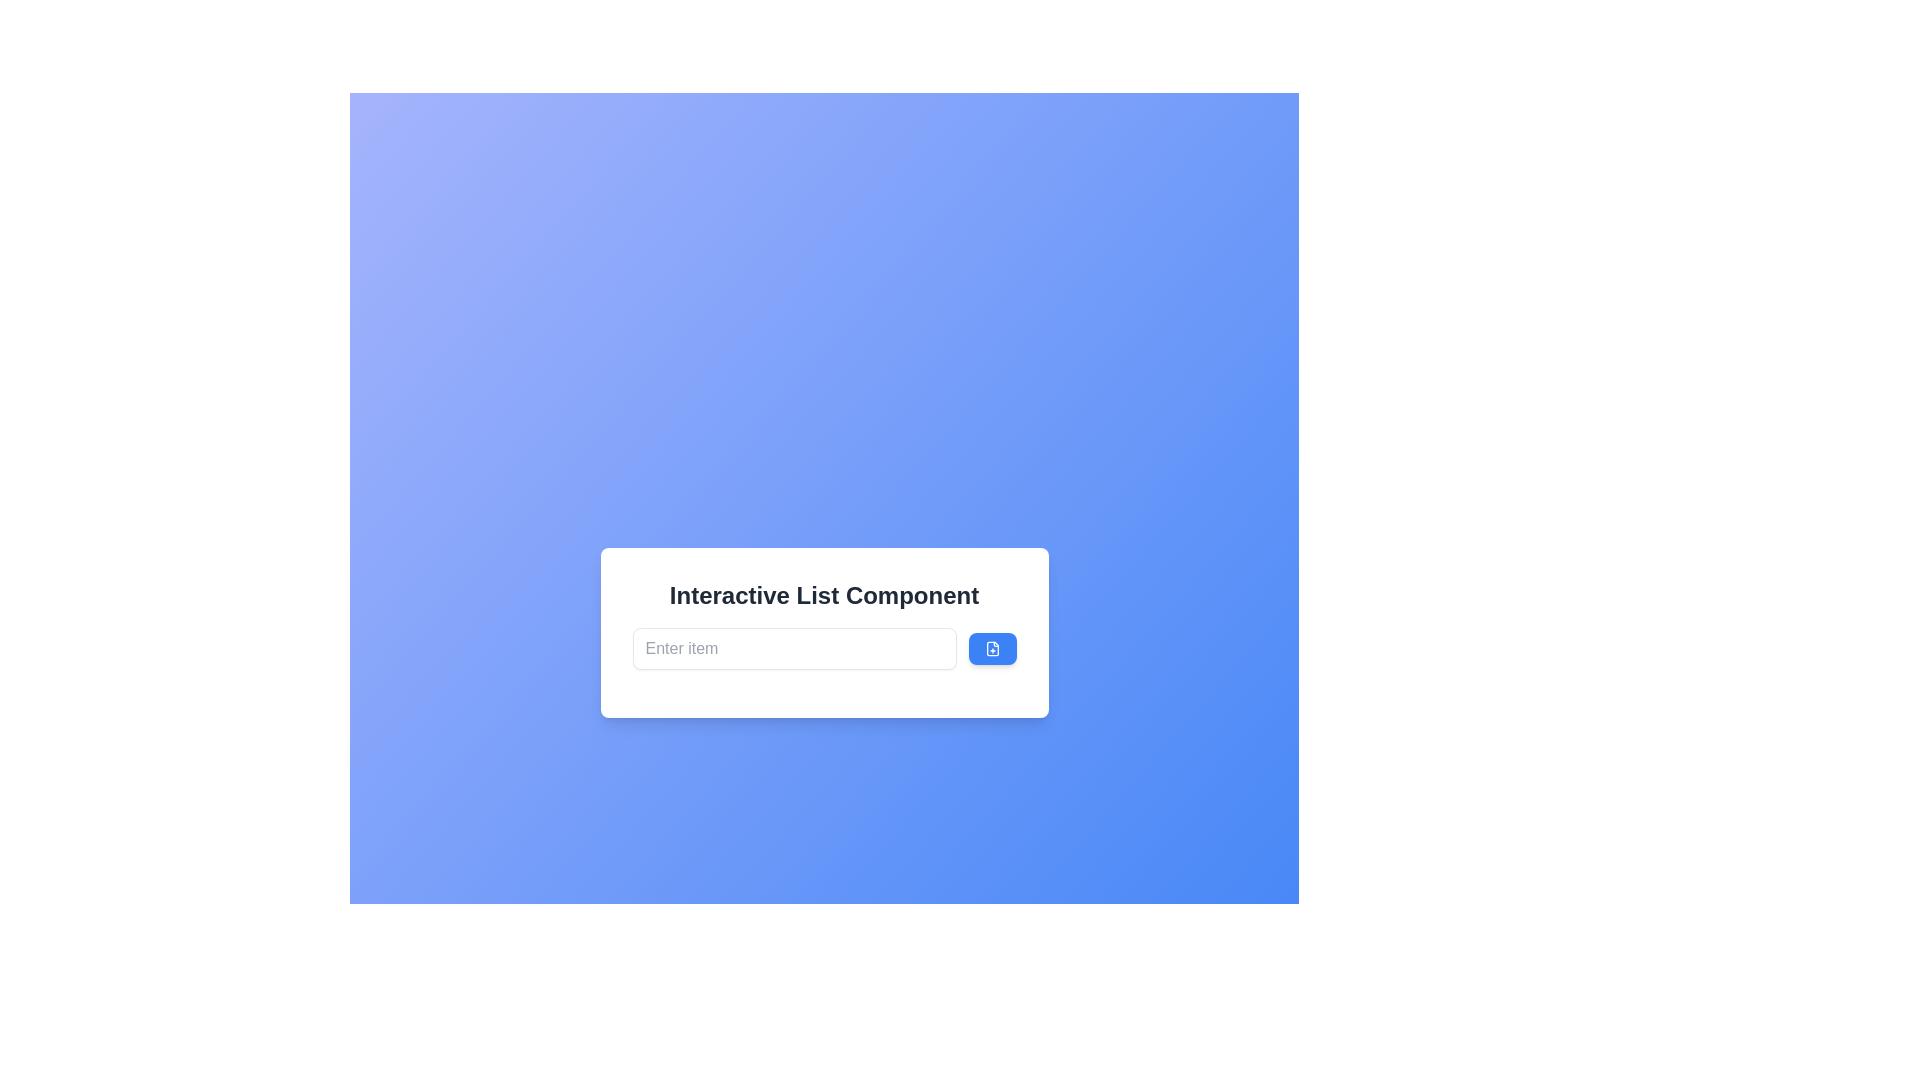 This screenshot has width=1920, height=1080. What do you see at coordinates (824, 595) in the screenshot?
I see `the bold header text element located at the top of the card component, which is visually formatted with a large size and centered alignment` at bounding box center [824, 595].